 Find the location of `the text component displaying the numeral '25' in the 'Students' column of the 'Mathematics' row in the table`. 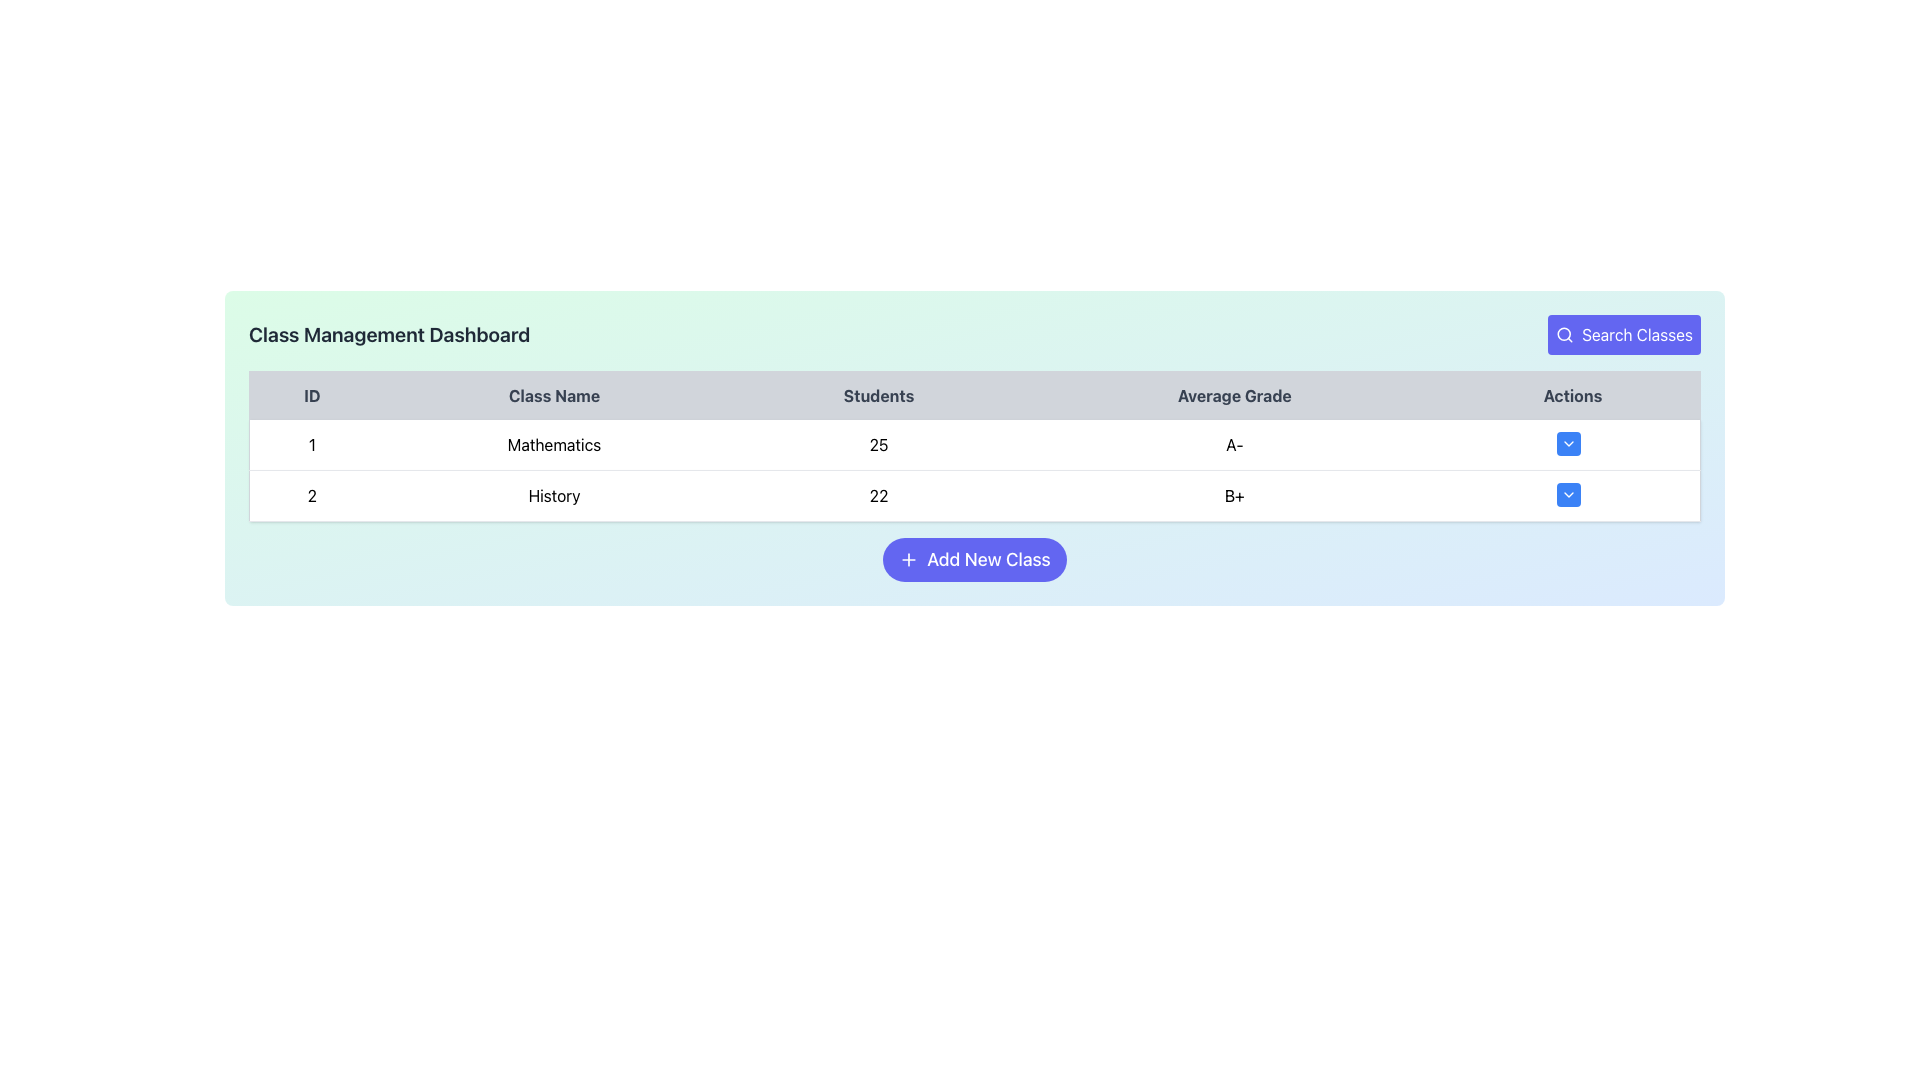

the text component displaying the numeral '25' in the 'Students' column of the 'Mathematics' row in the table is located at coordinates (878, 444).